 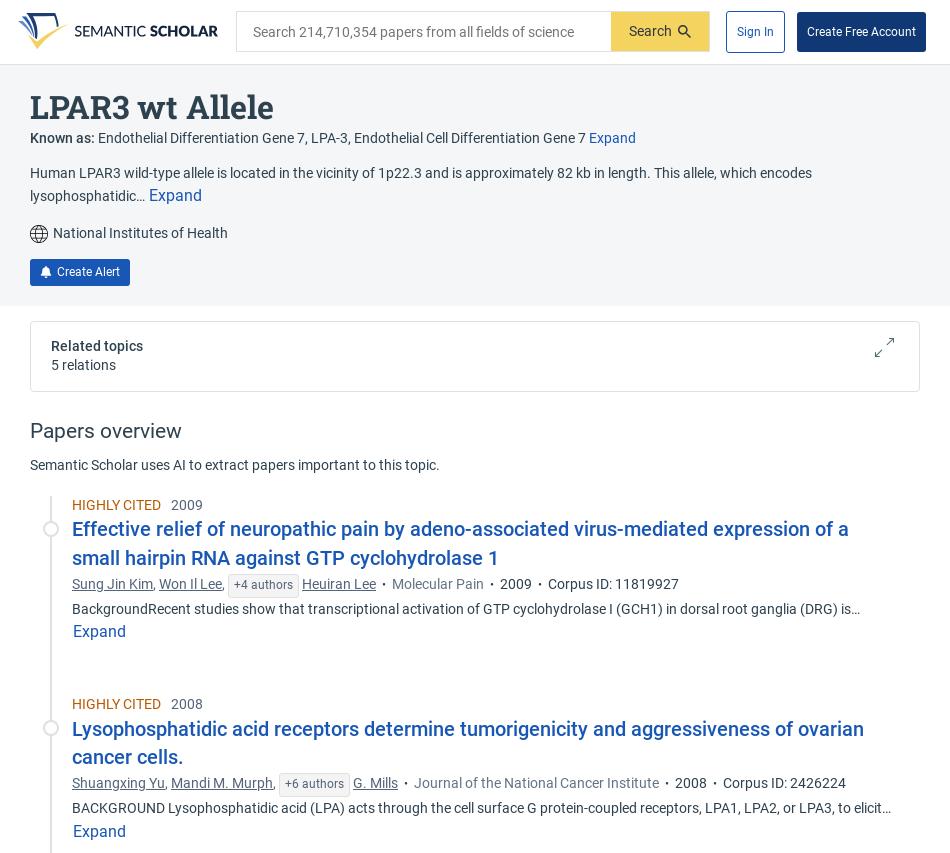 I want to click on 'Papers overview', so click(x=30, y=429).